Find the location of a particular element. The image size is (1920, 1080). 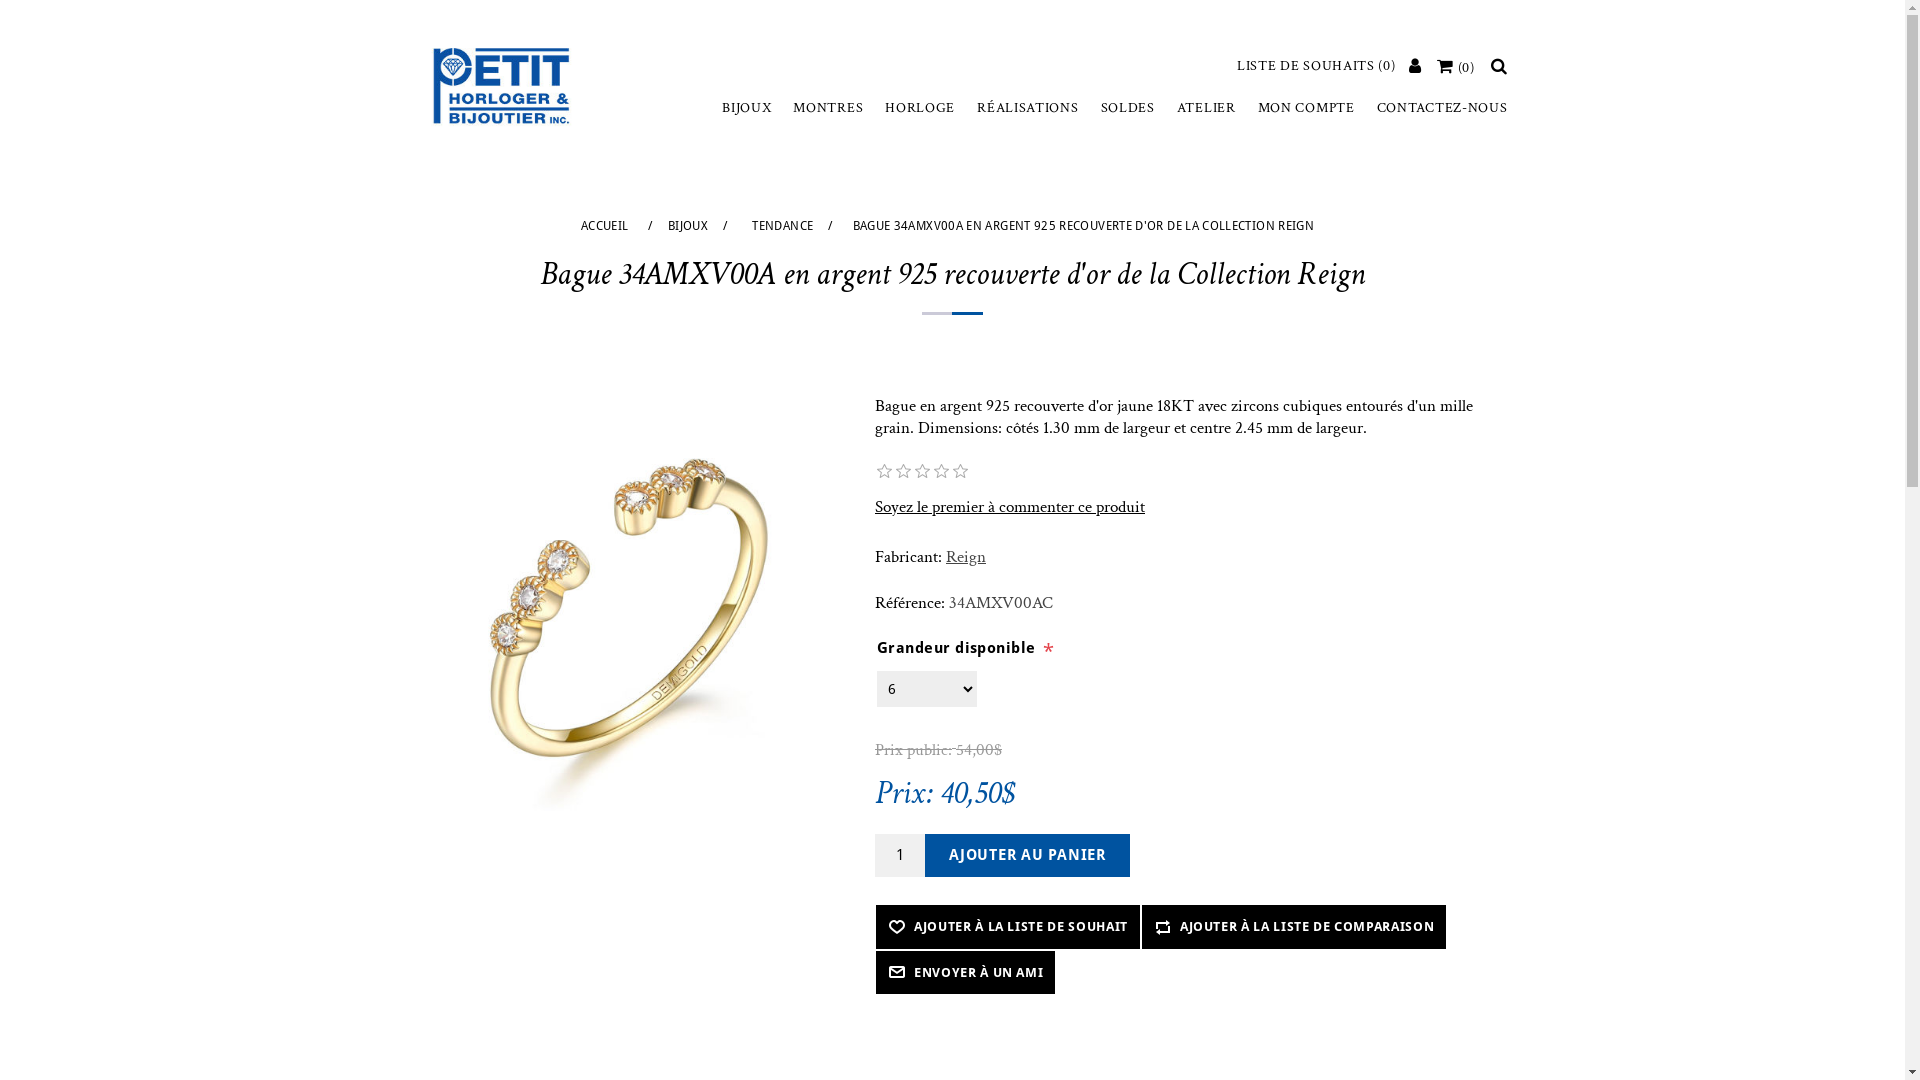

'HORLOGE' is located at coordinates (919, 108).